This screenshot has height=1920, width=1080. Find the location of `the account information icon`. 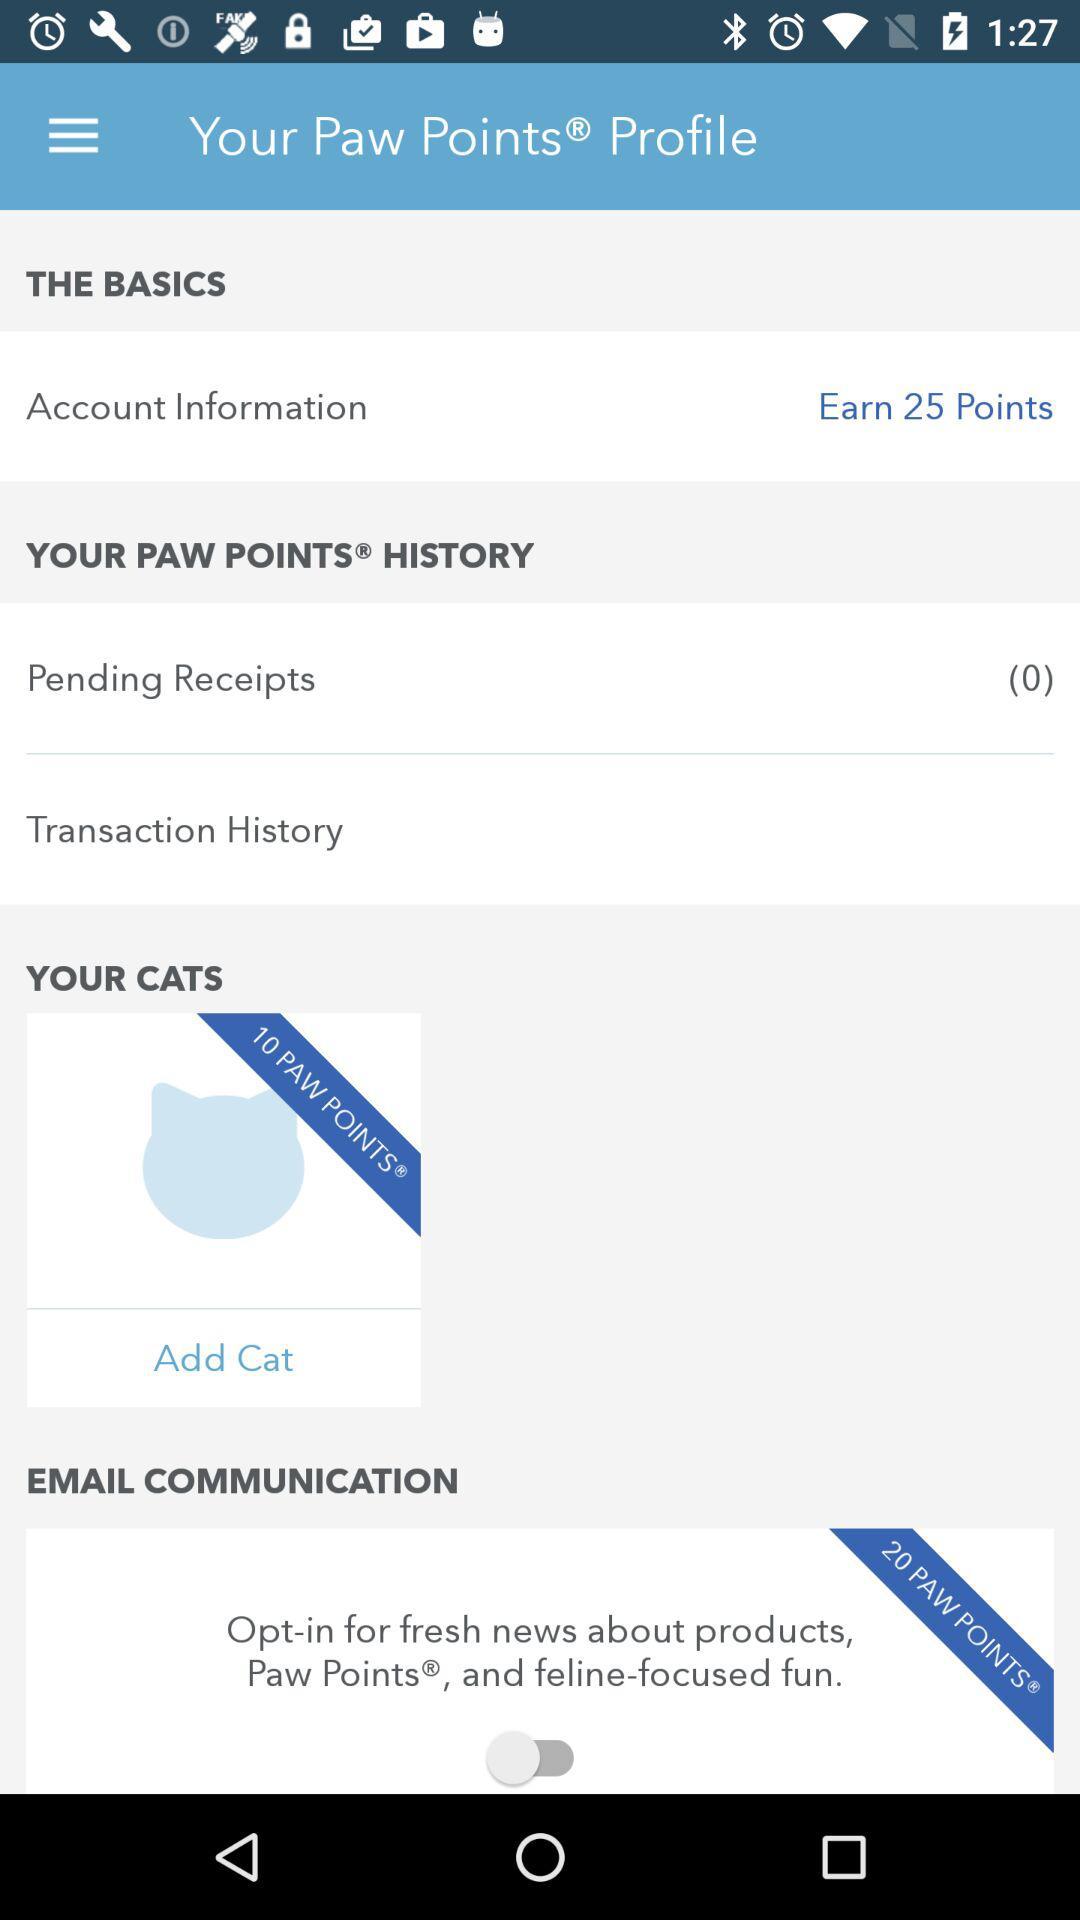

the account information icon is located at coordinates (540, 405).